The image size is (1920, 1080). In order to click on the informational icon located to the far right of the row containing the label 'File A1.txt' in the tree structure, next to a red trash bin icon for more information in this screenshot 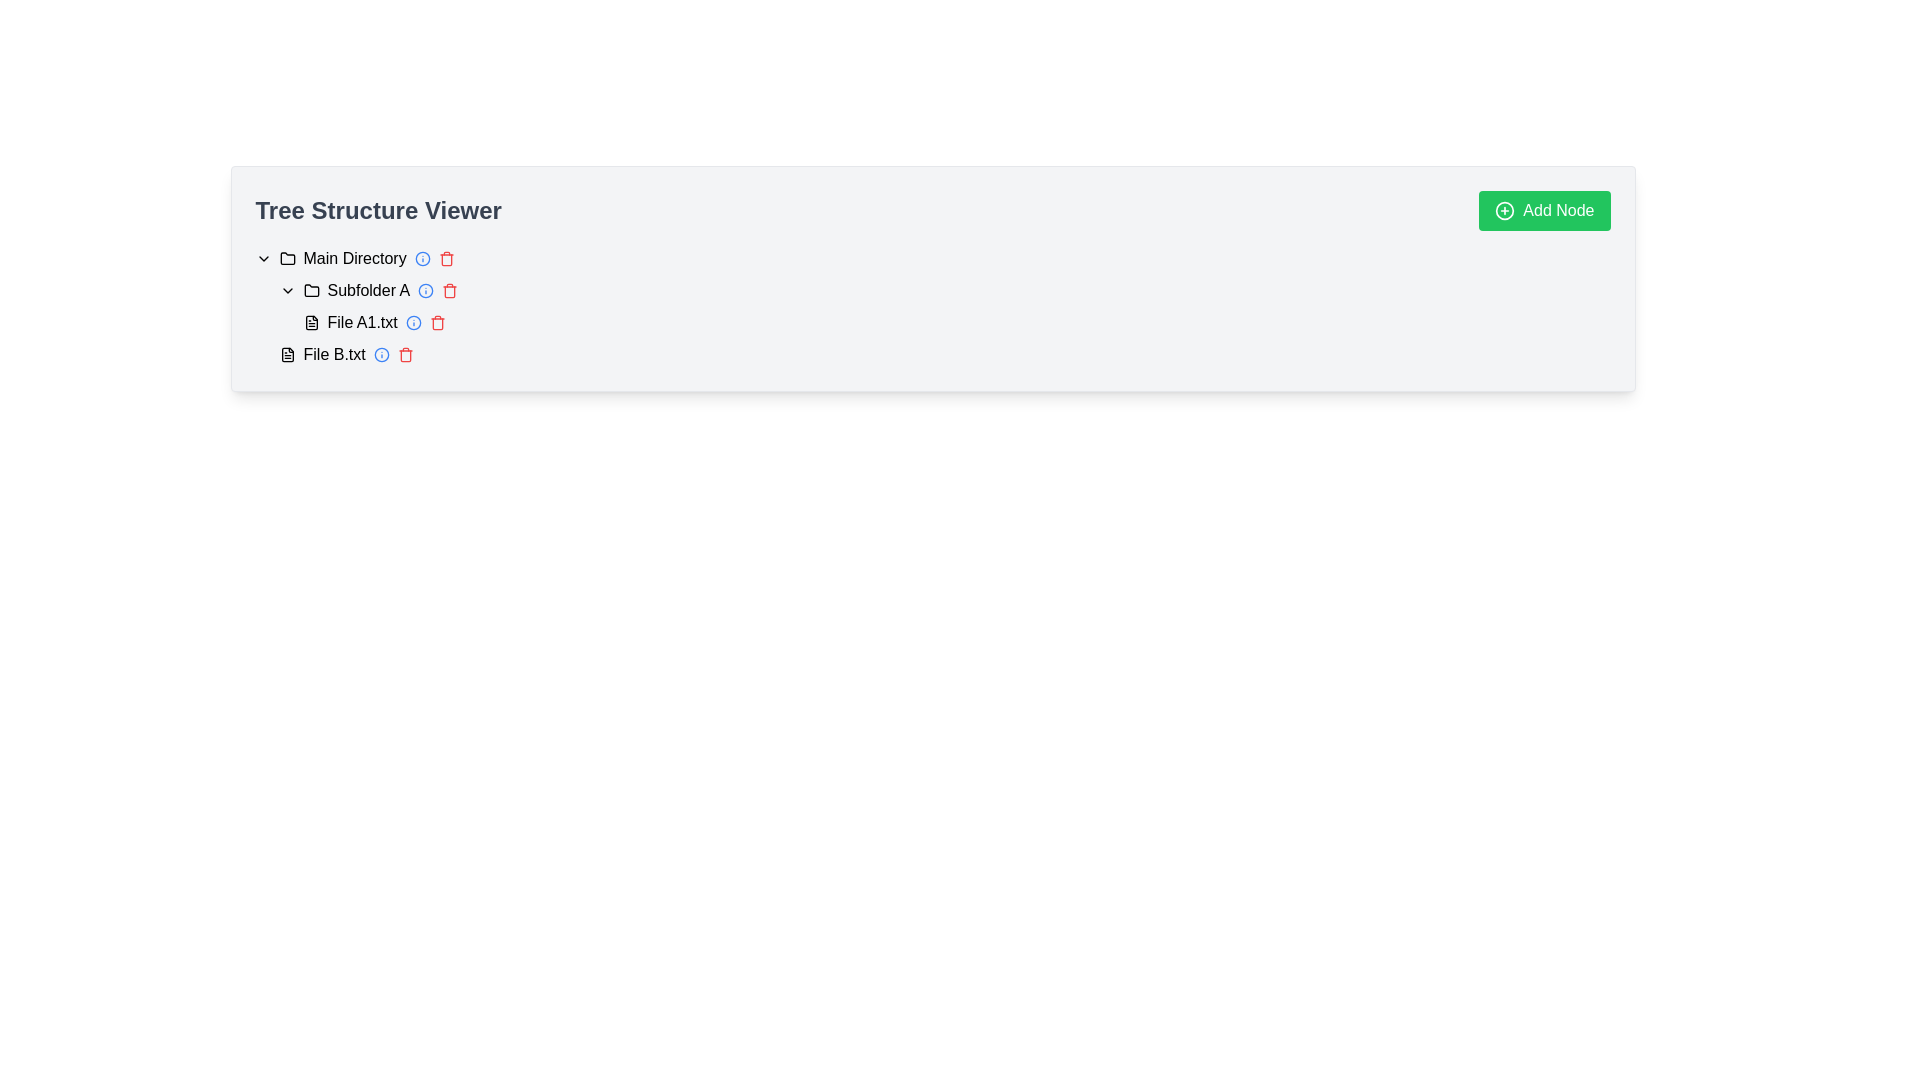, I will do `click(412, 322)`.